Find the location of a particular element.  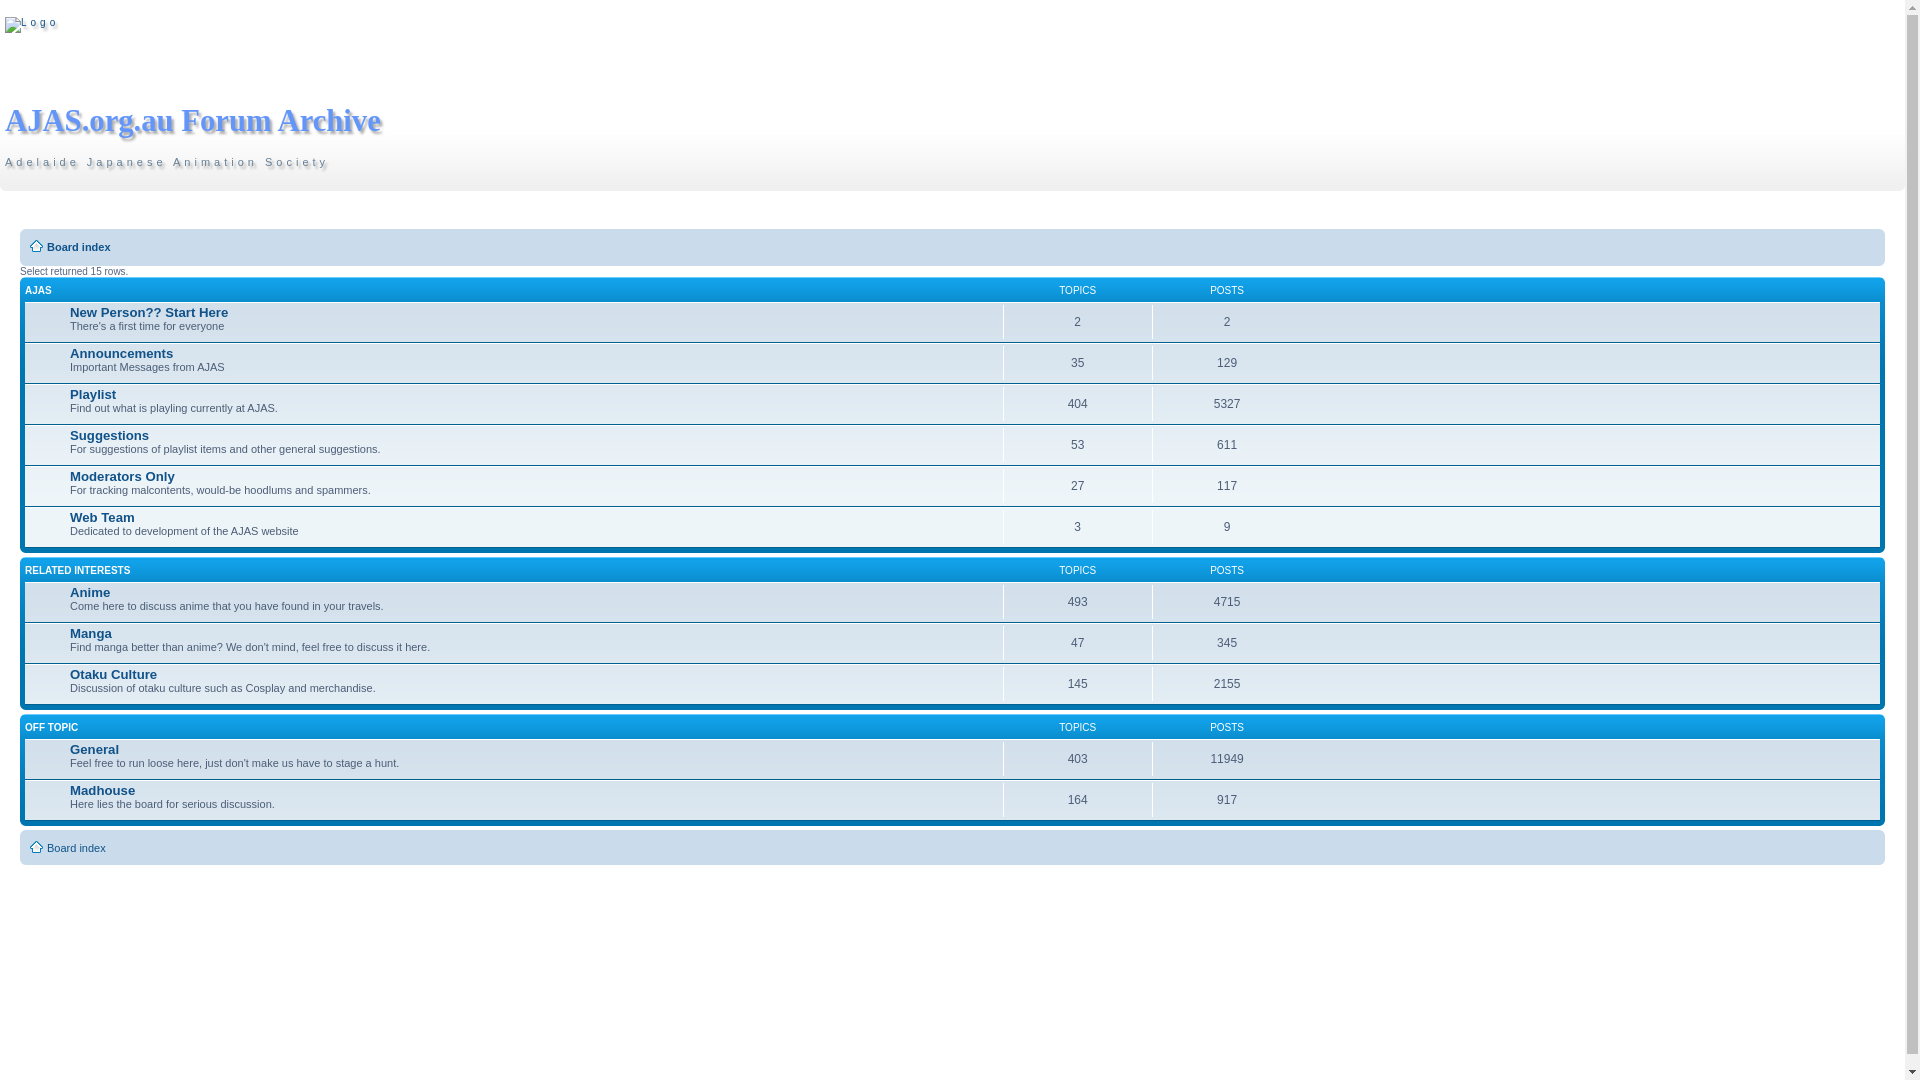

'Madhouse' is located at coordinates (101, 789).